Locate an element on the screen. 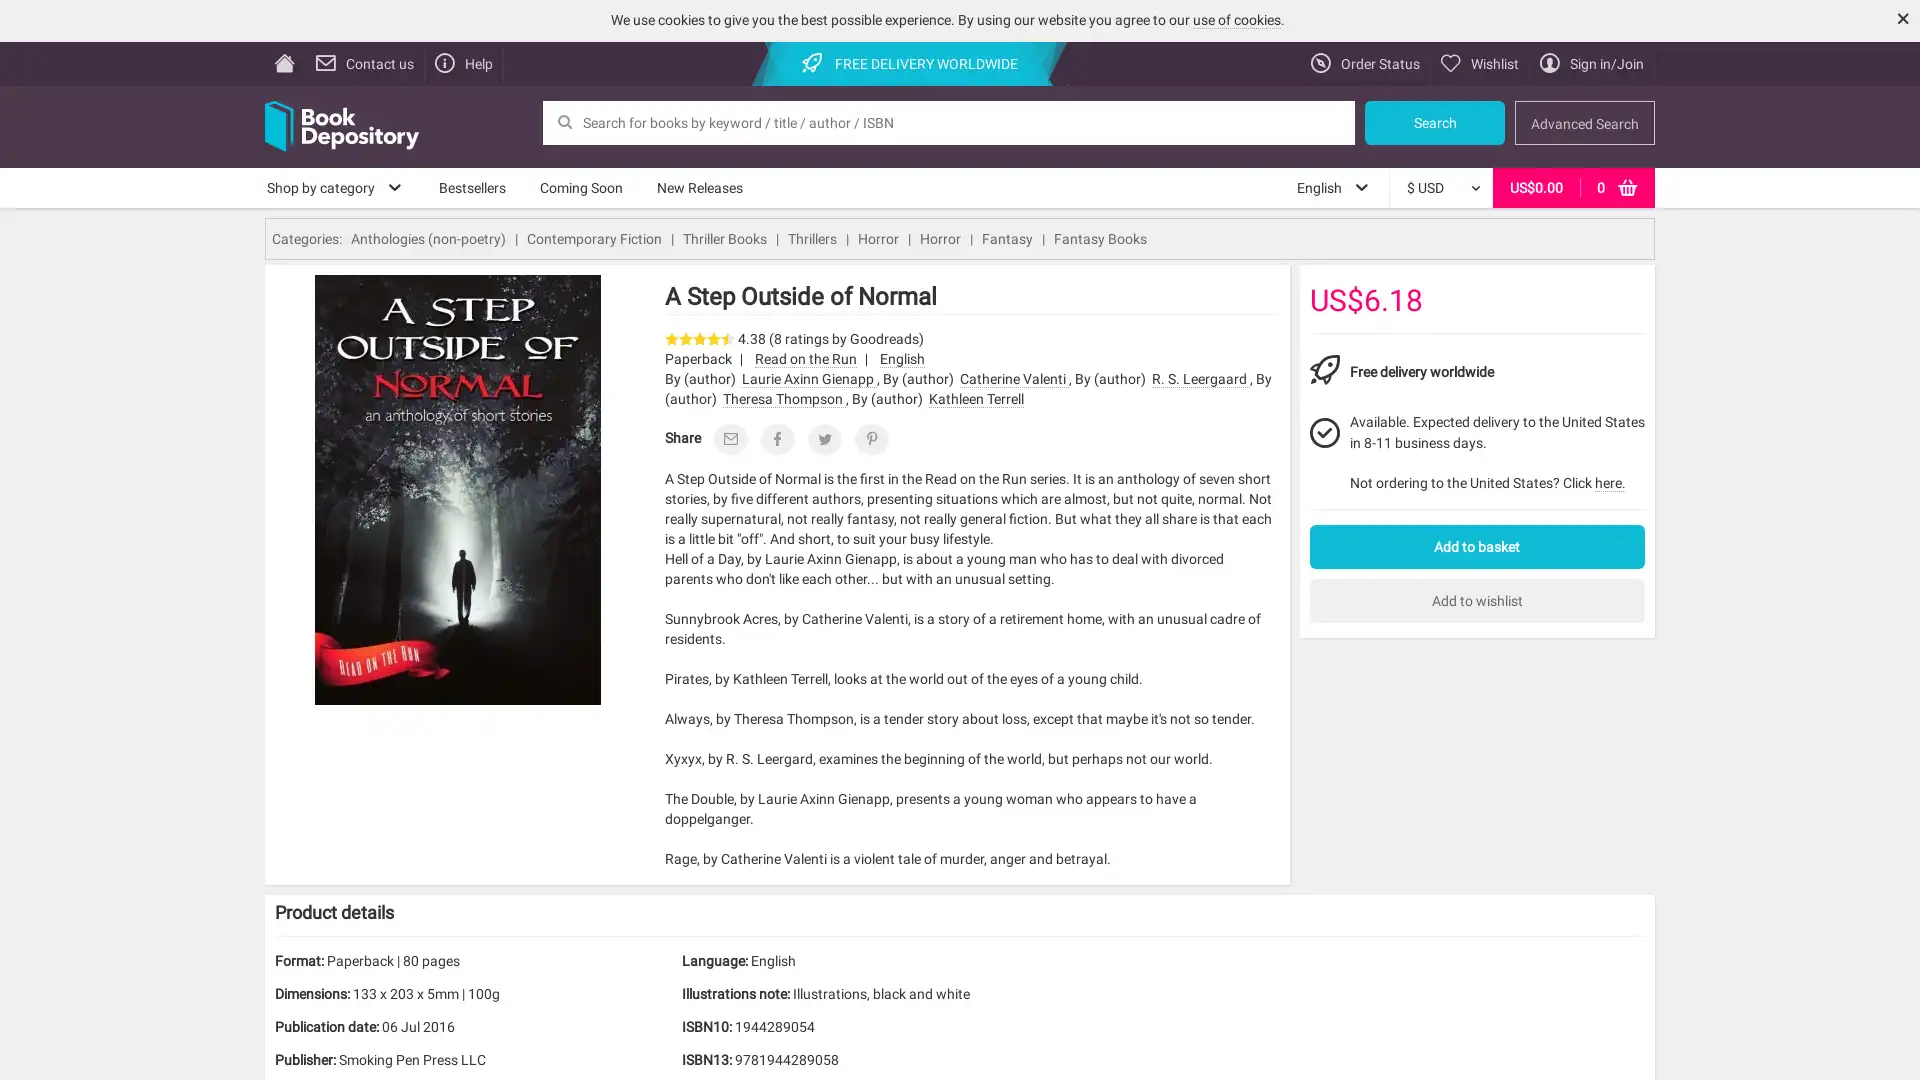  Search is located at coordinates (1434, 122).